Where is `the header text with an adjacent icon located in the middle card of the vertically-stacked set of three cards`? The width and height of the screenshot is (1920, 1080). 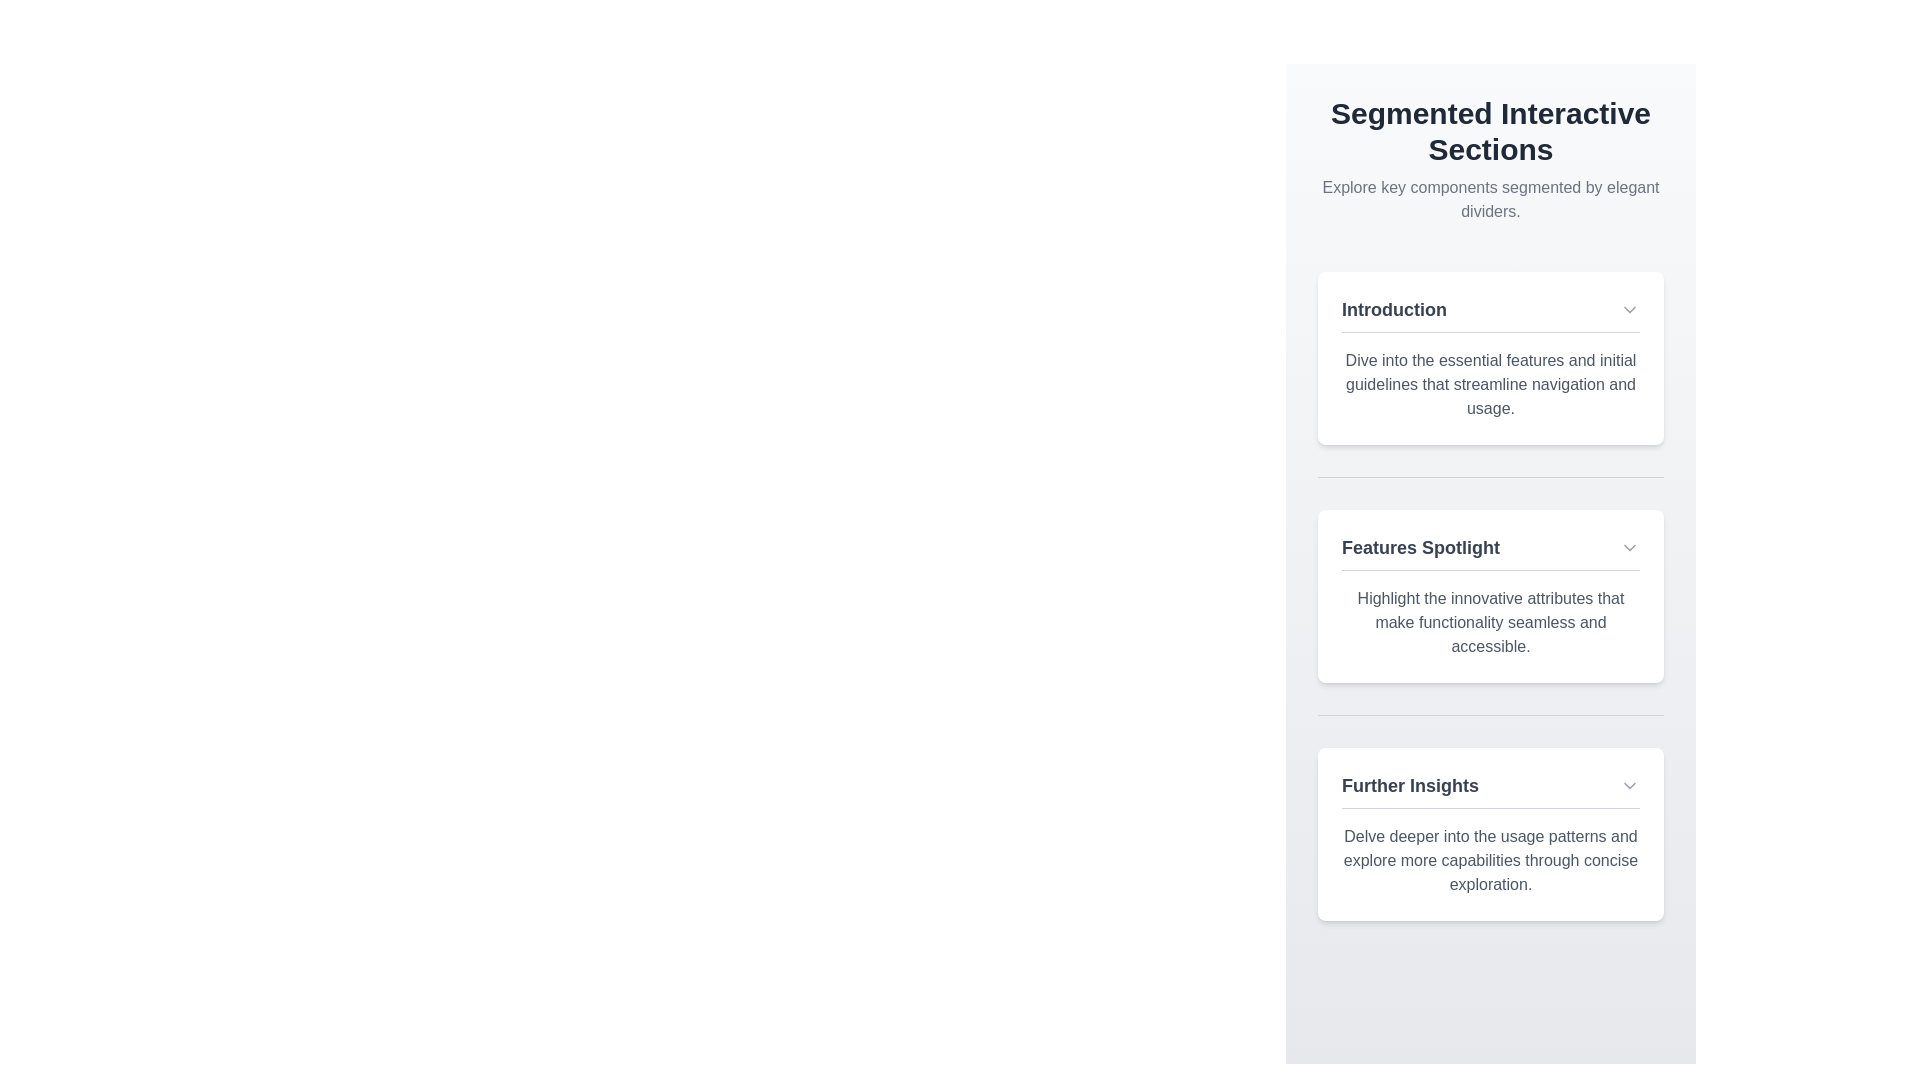
the header text with an adjacent icon located in the middle card of the vertically-stacked set of three cards is located at coordinates (1491, 552).